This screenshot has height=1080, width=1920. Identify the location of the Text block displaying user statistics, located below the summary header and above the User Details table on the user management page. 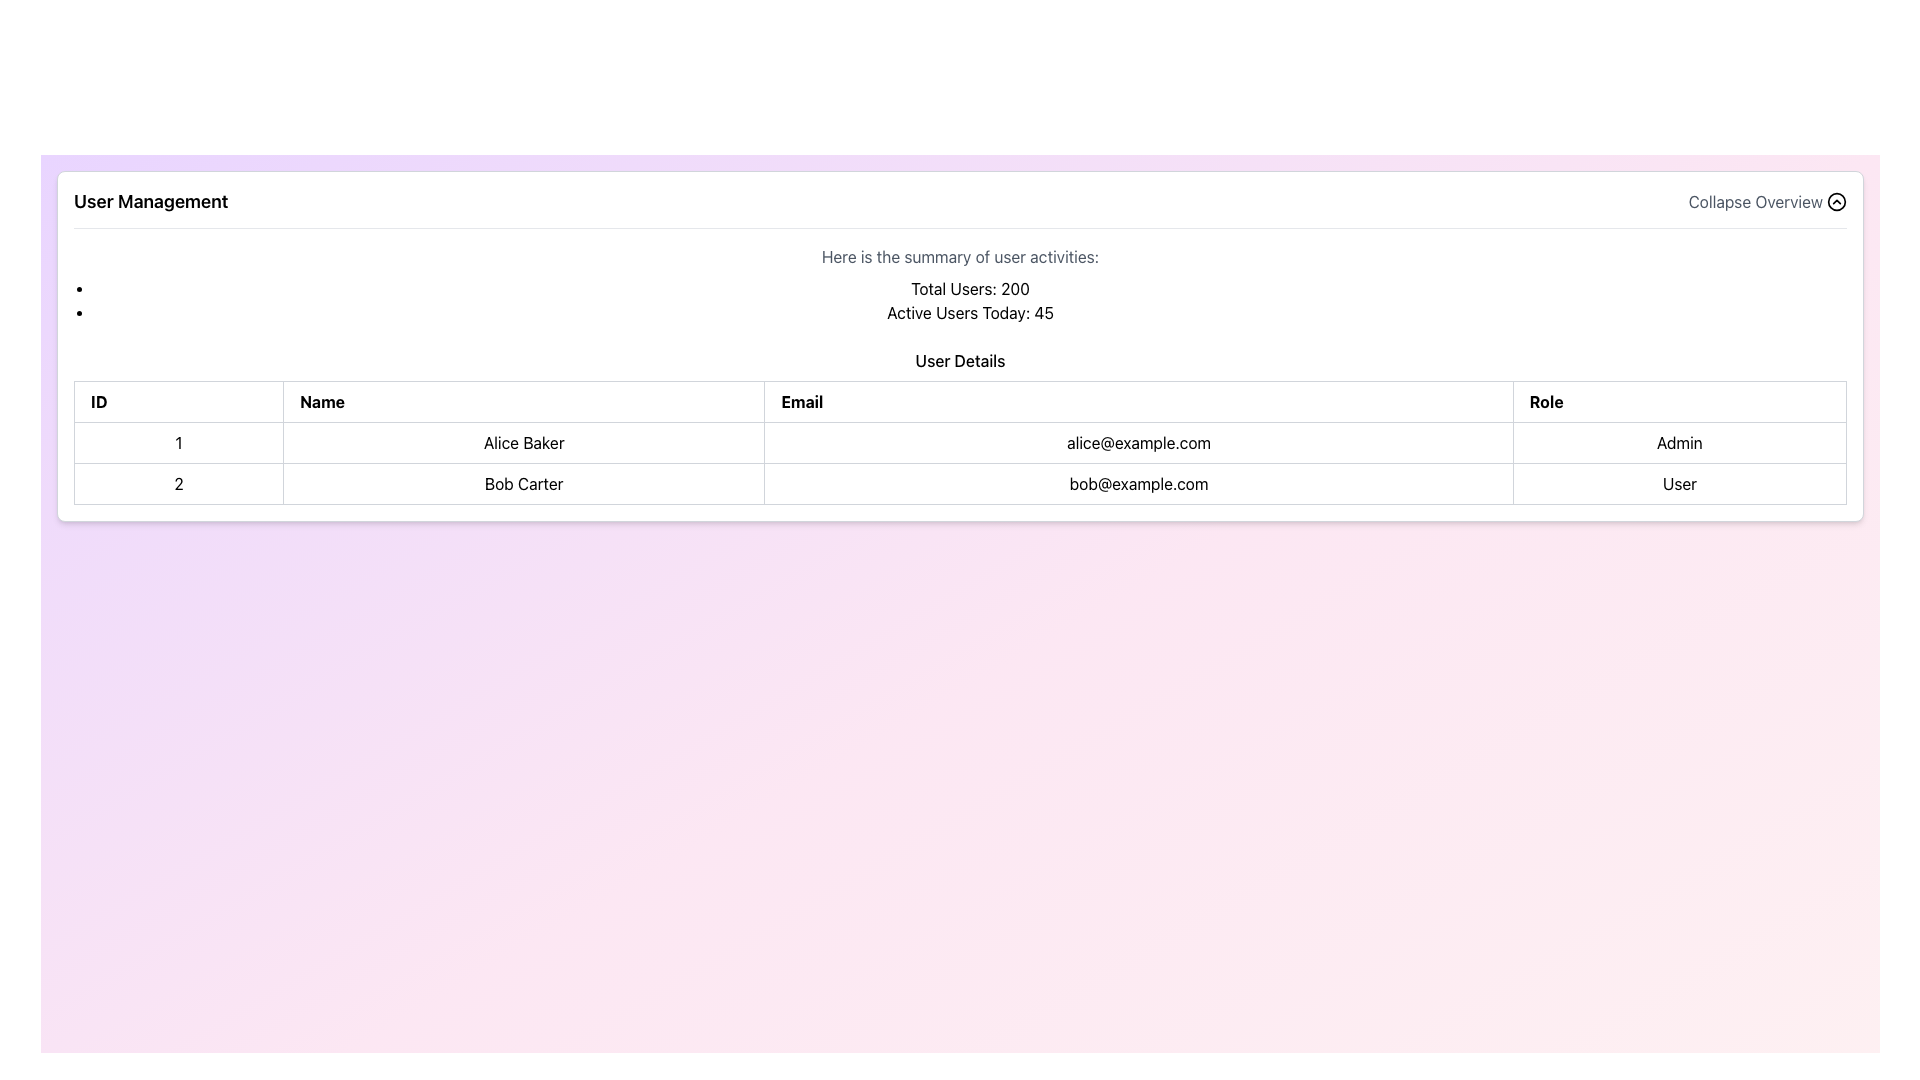
(970, 300).